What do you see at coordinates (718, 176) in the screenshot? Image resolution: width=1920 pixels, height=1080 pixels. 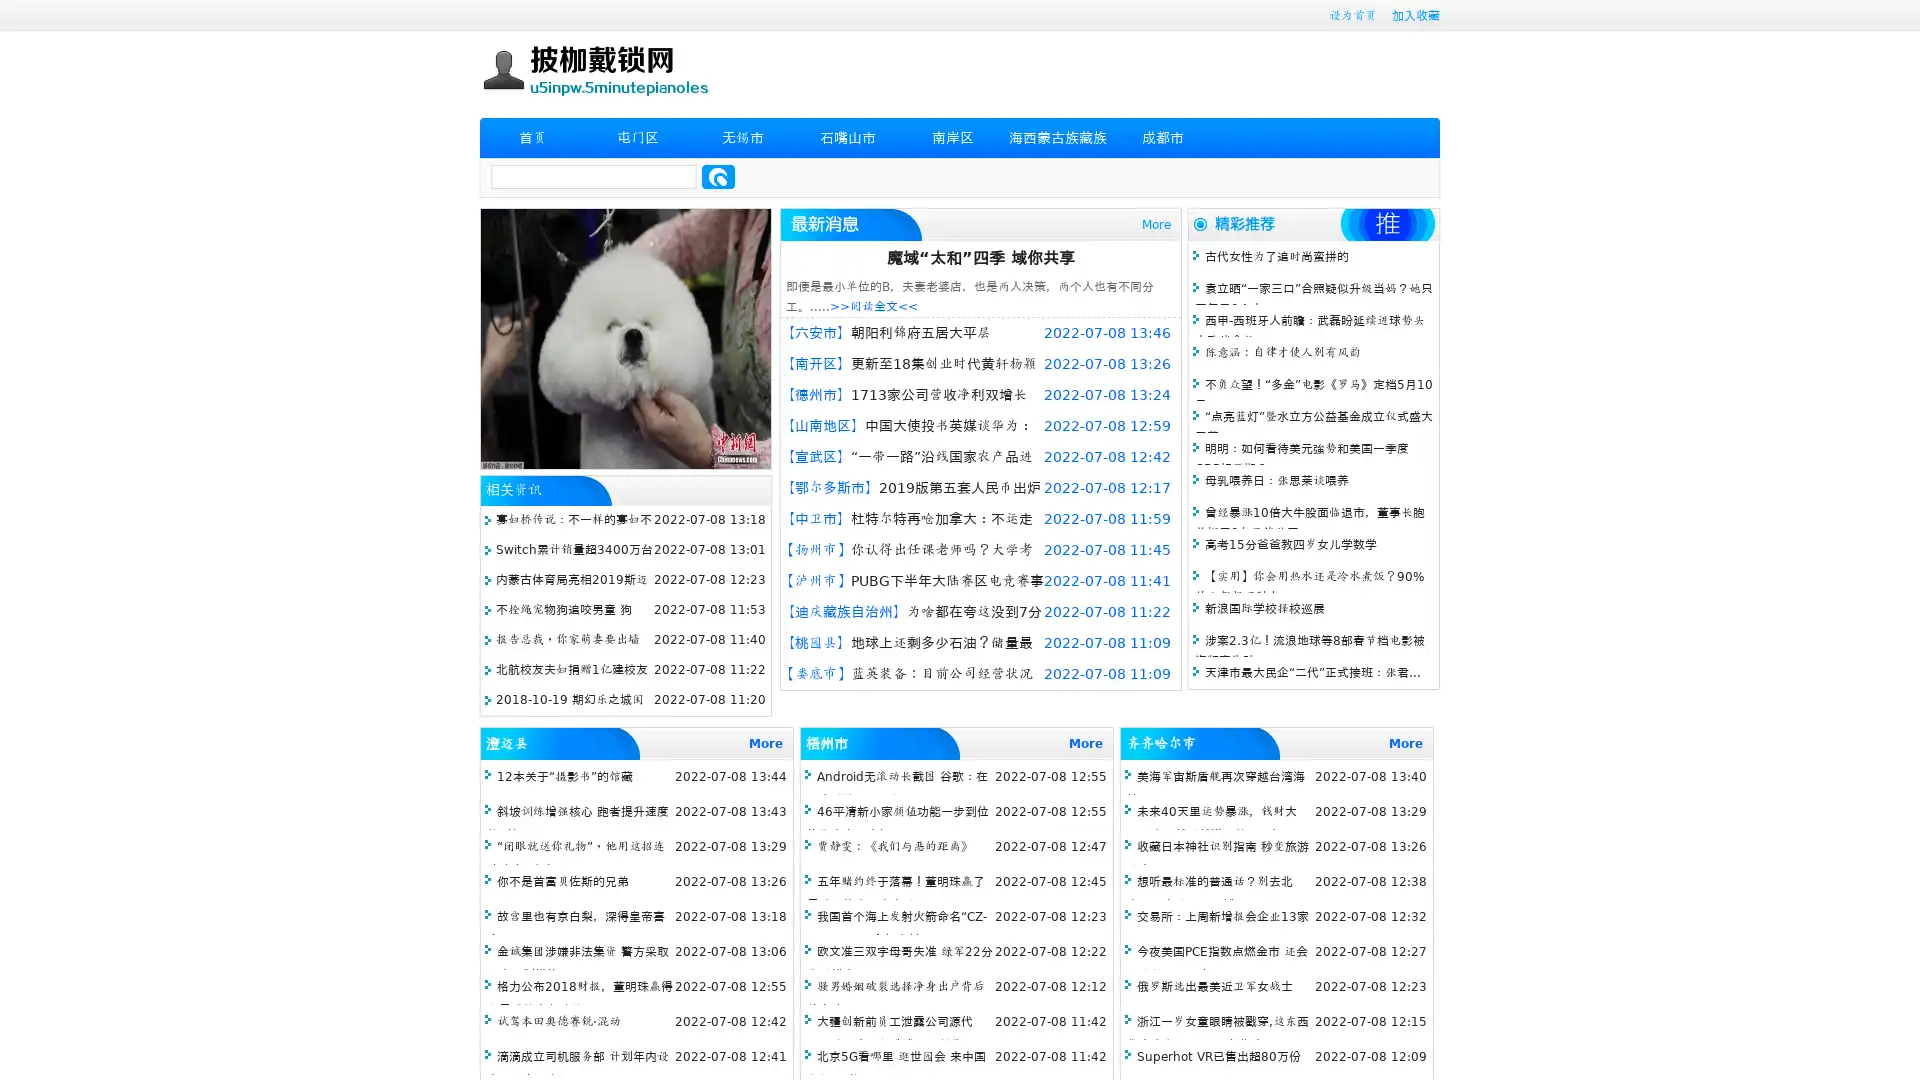 I see `Search` at bounding box center [718, 176].